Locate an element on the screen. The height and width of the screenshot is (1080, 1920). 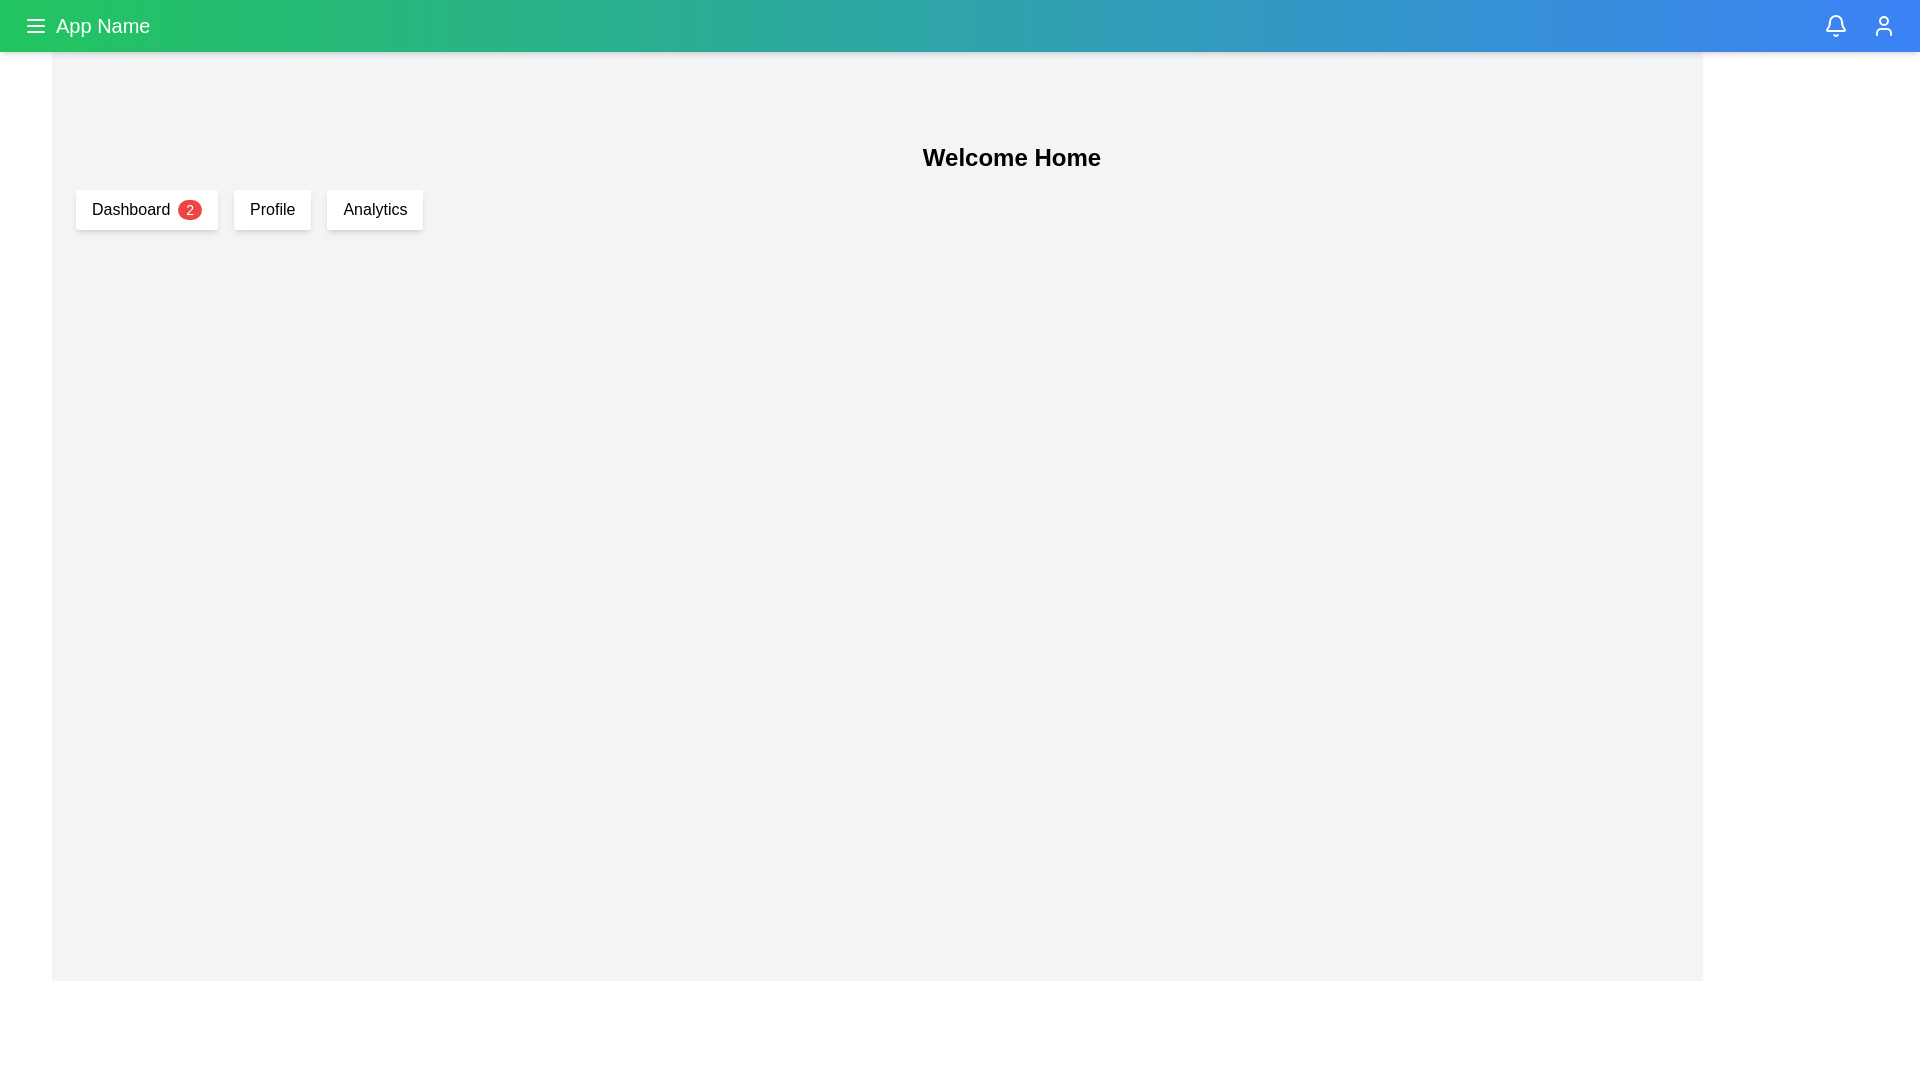
the User Profile icon located at the top-right corner of the application’s header bar to potentially view a quick-access menu is located at coordinates (1882, 26).